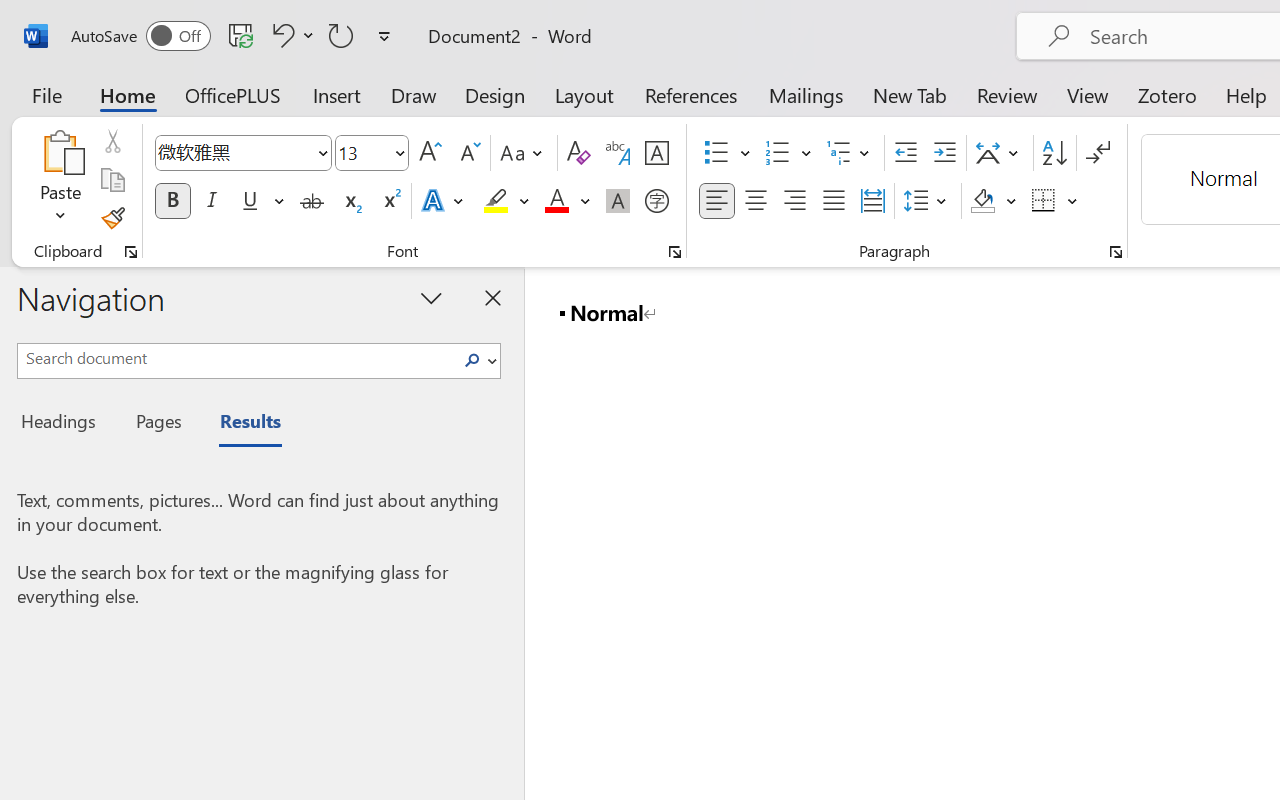 Image resolution: width=1280 pixels, height=800 pixels. Describe the element at coordinates (806, 94) in the screenshot. I see `'Mailings'` at that location.